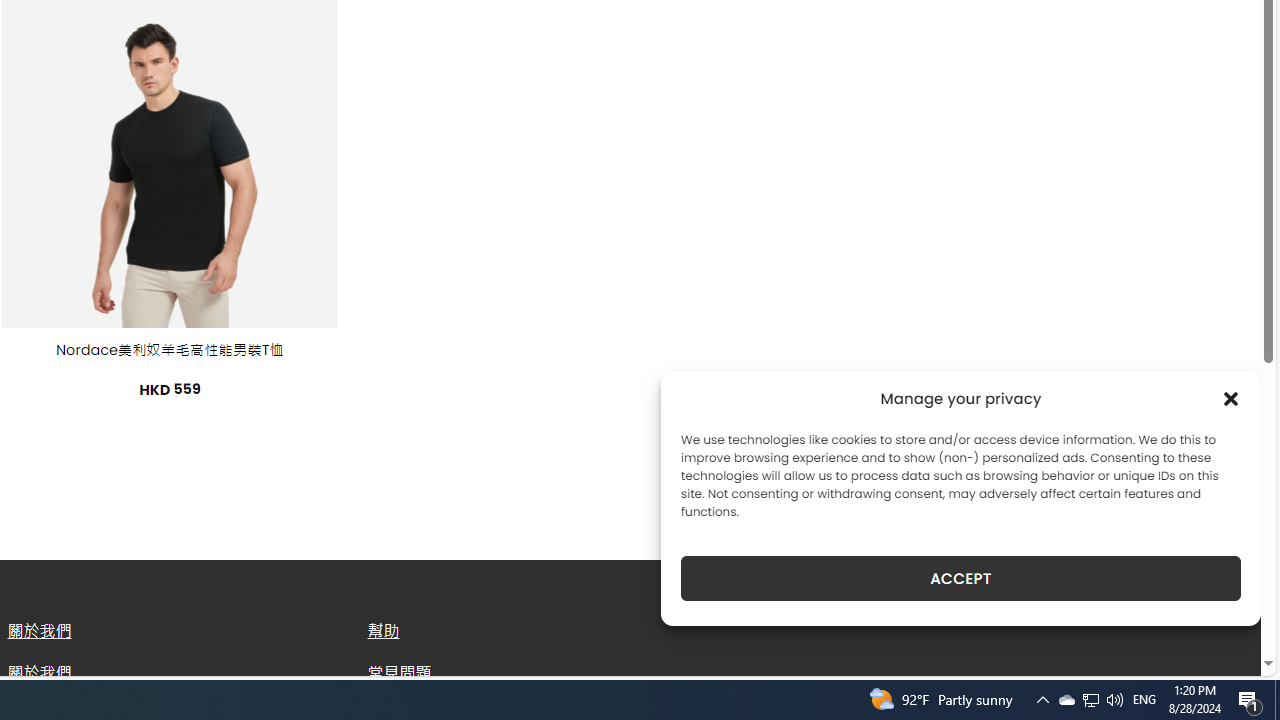 The image size is (1280, 720). Describe the element at coordinates (961, 578) in the screenshot. I see `'ACCEPT'` at that location.